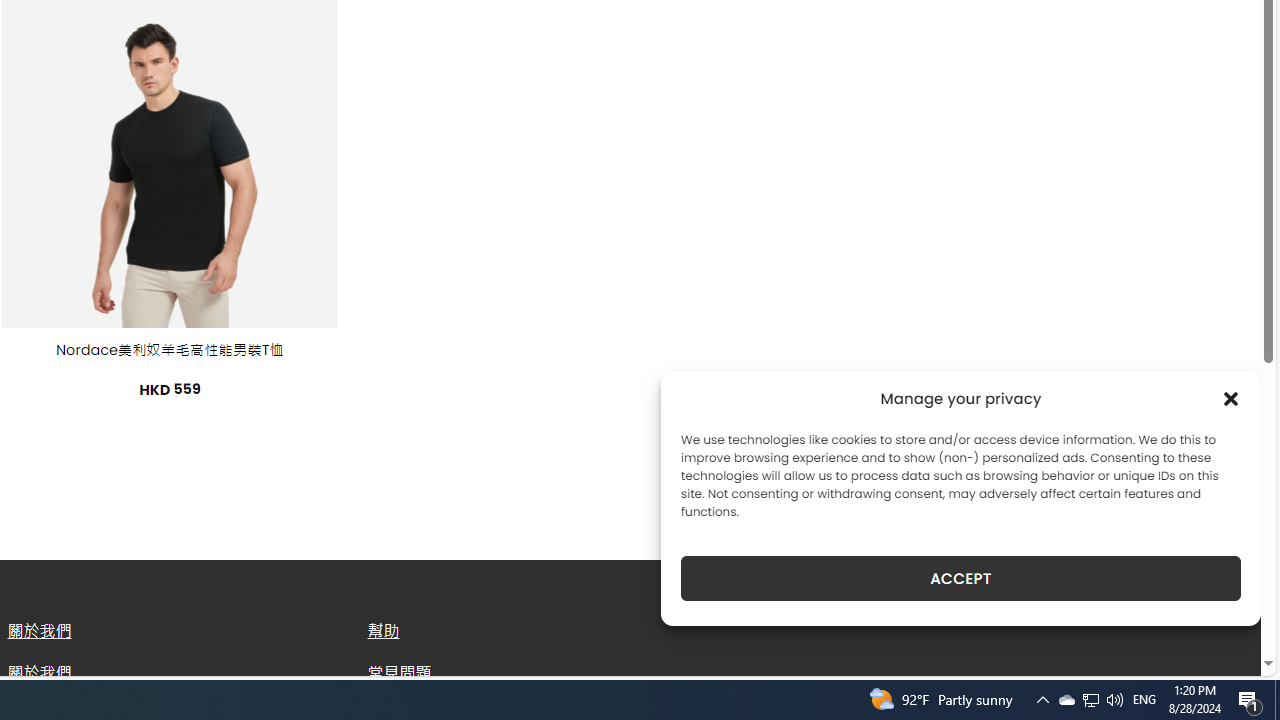 The image size is (1280, 720). Describe the element at coordinates (961, 578) in the screenshot. I see `'ACCEPT'` at that location.